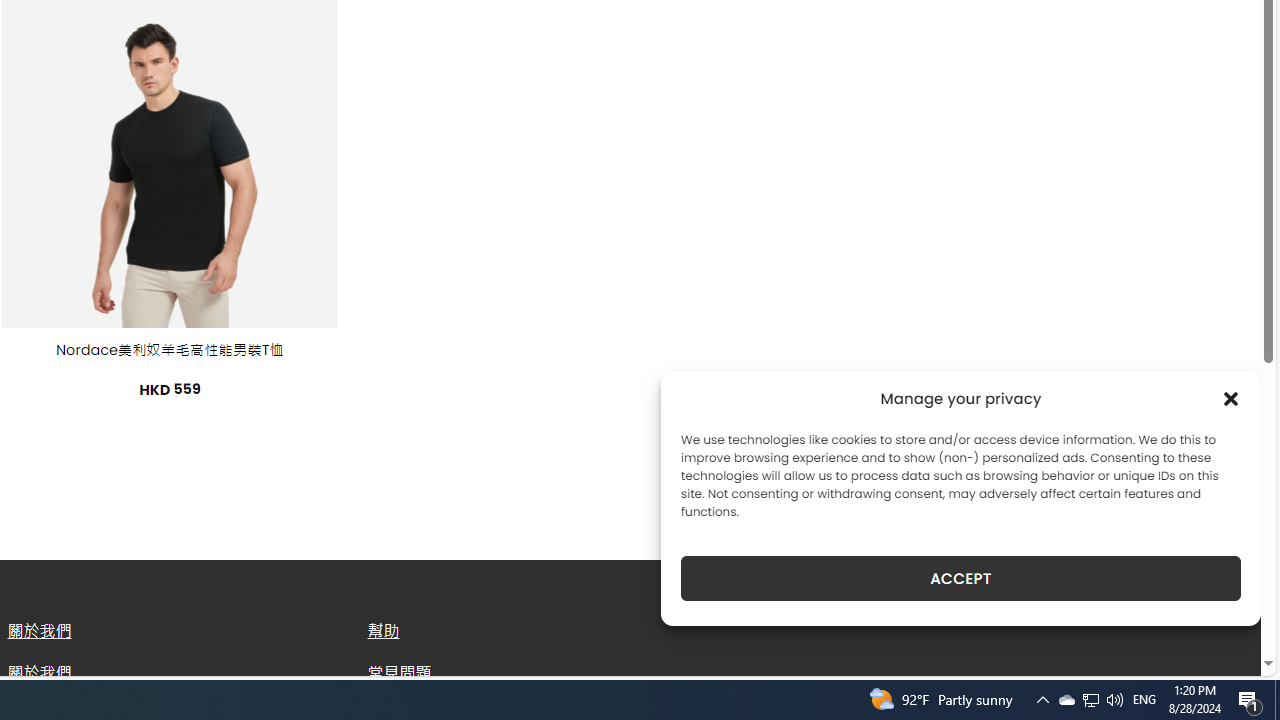 The image size is (1280, 720). Describe the element at coordinates (961, 578) in the screenshot. I see `'ACCEPT'` at that location.